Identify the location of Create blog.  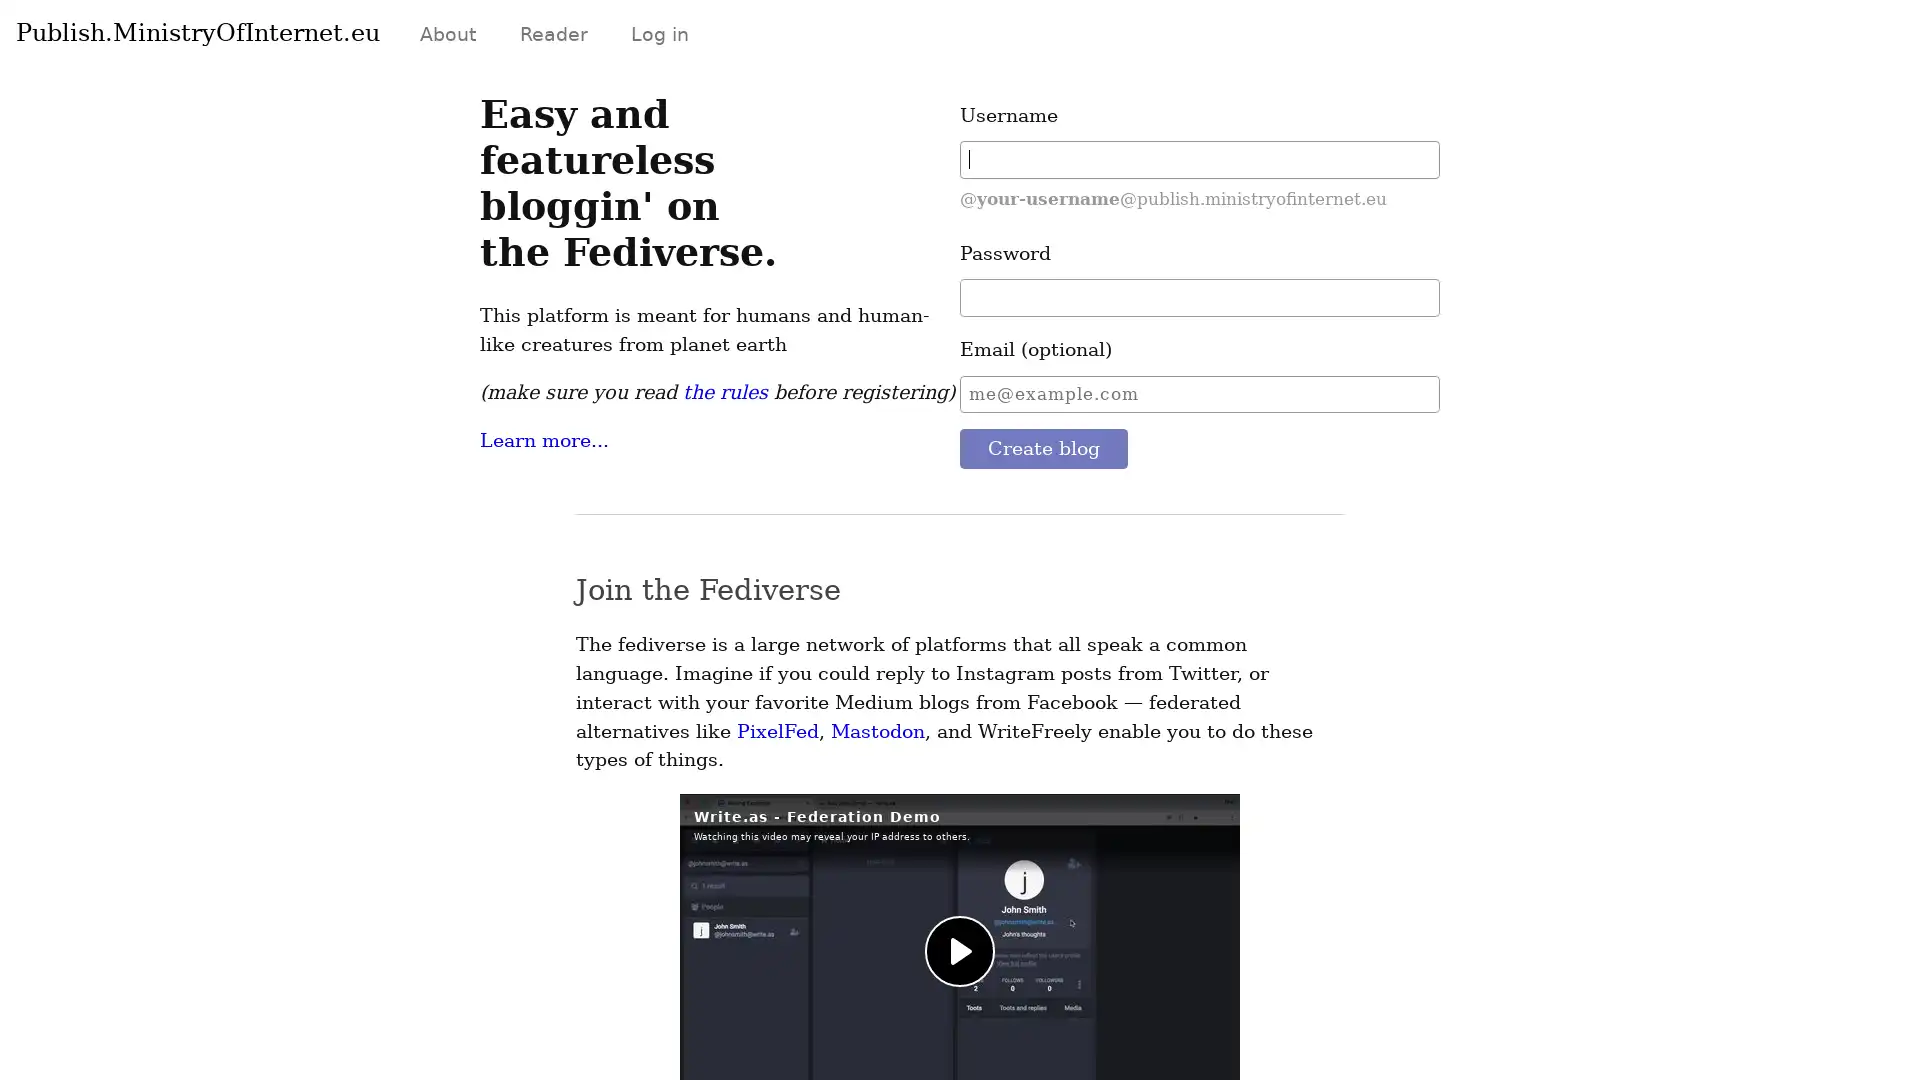
(1043, 450).